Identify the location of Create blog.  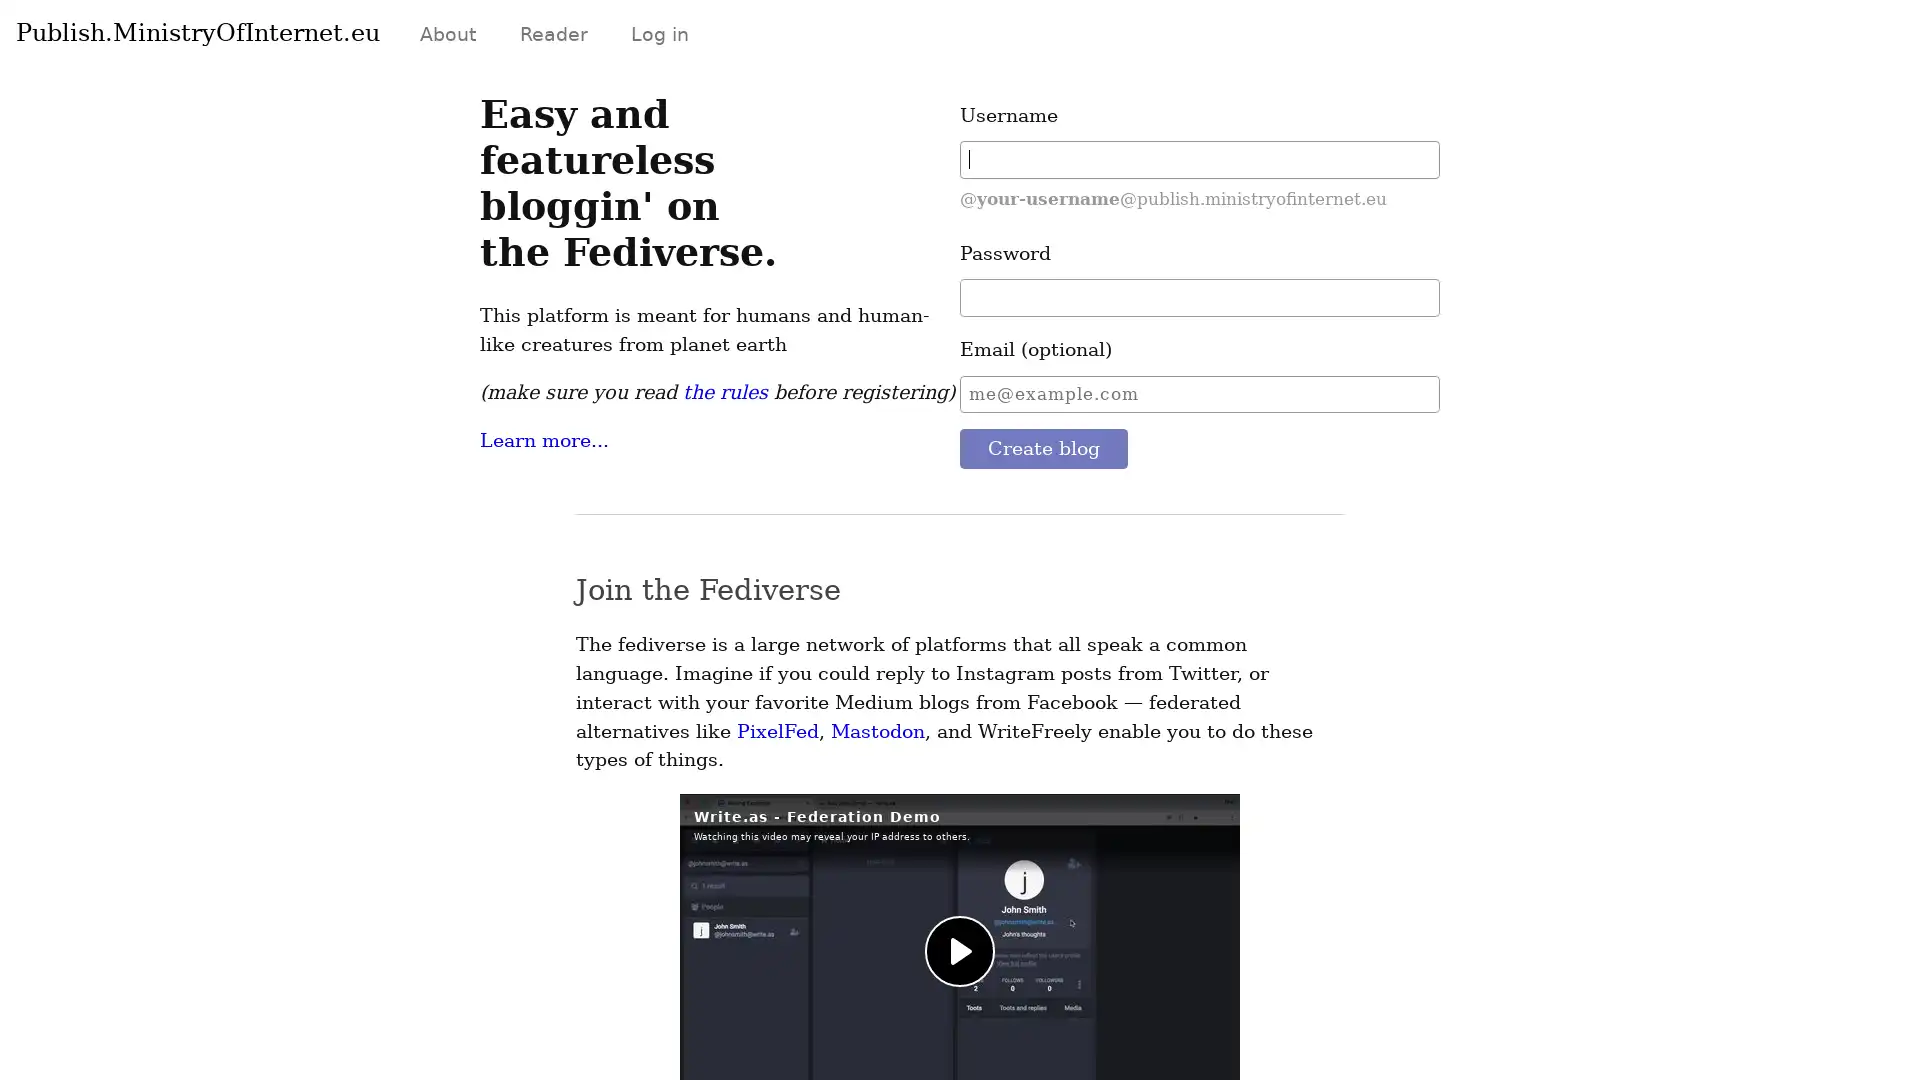
(1043, 450).